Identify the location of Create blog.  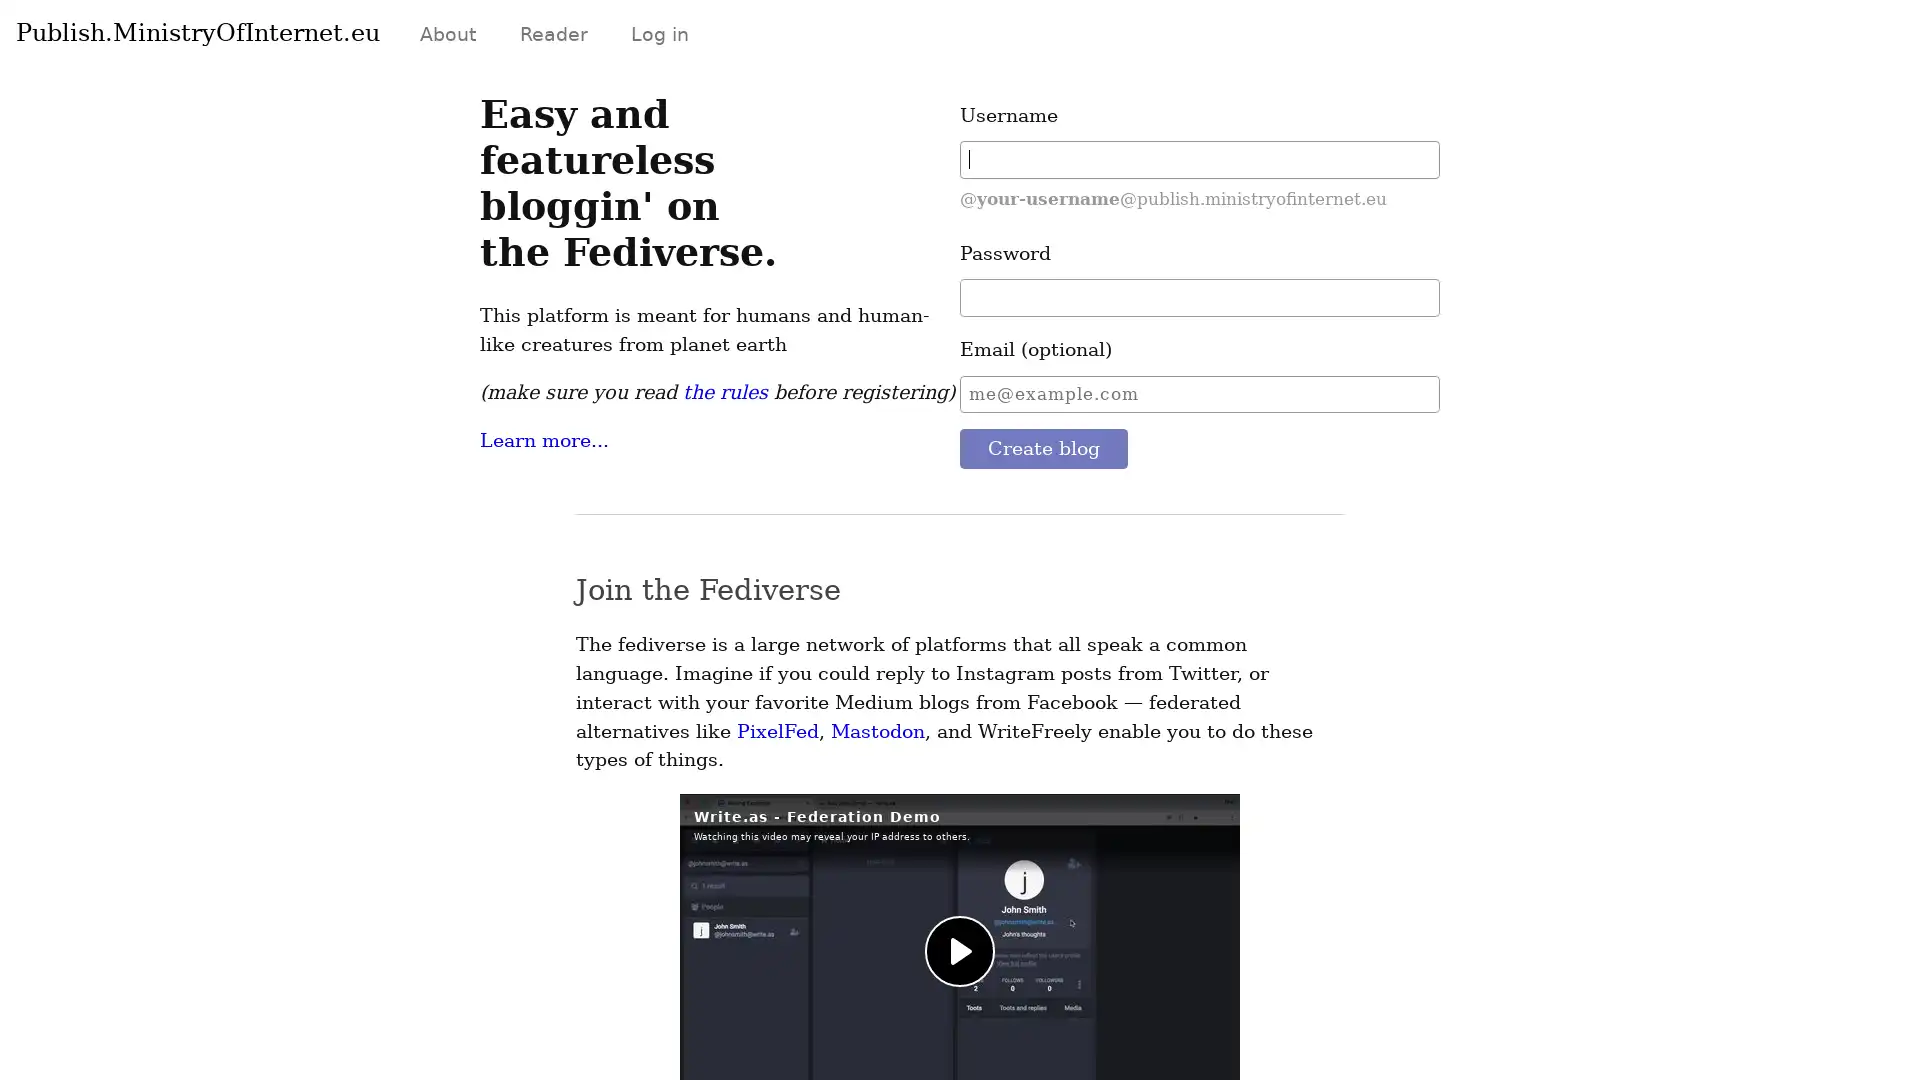
(1043, 450).